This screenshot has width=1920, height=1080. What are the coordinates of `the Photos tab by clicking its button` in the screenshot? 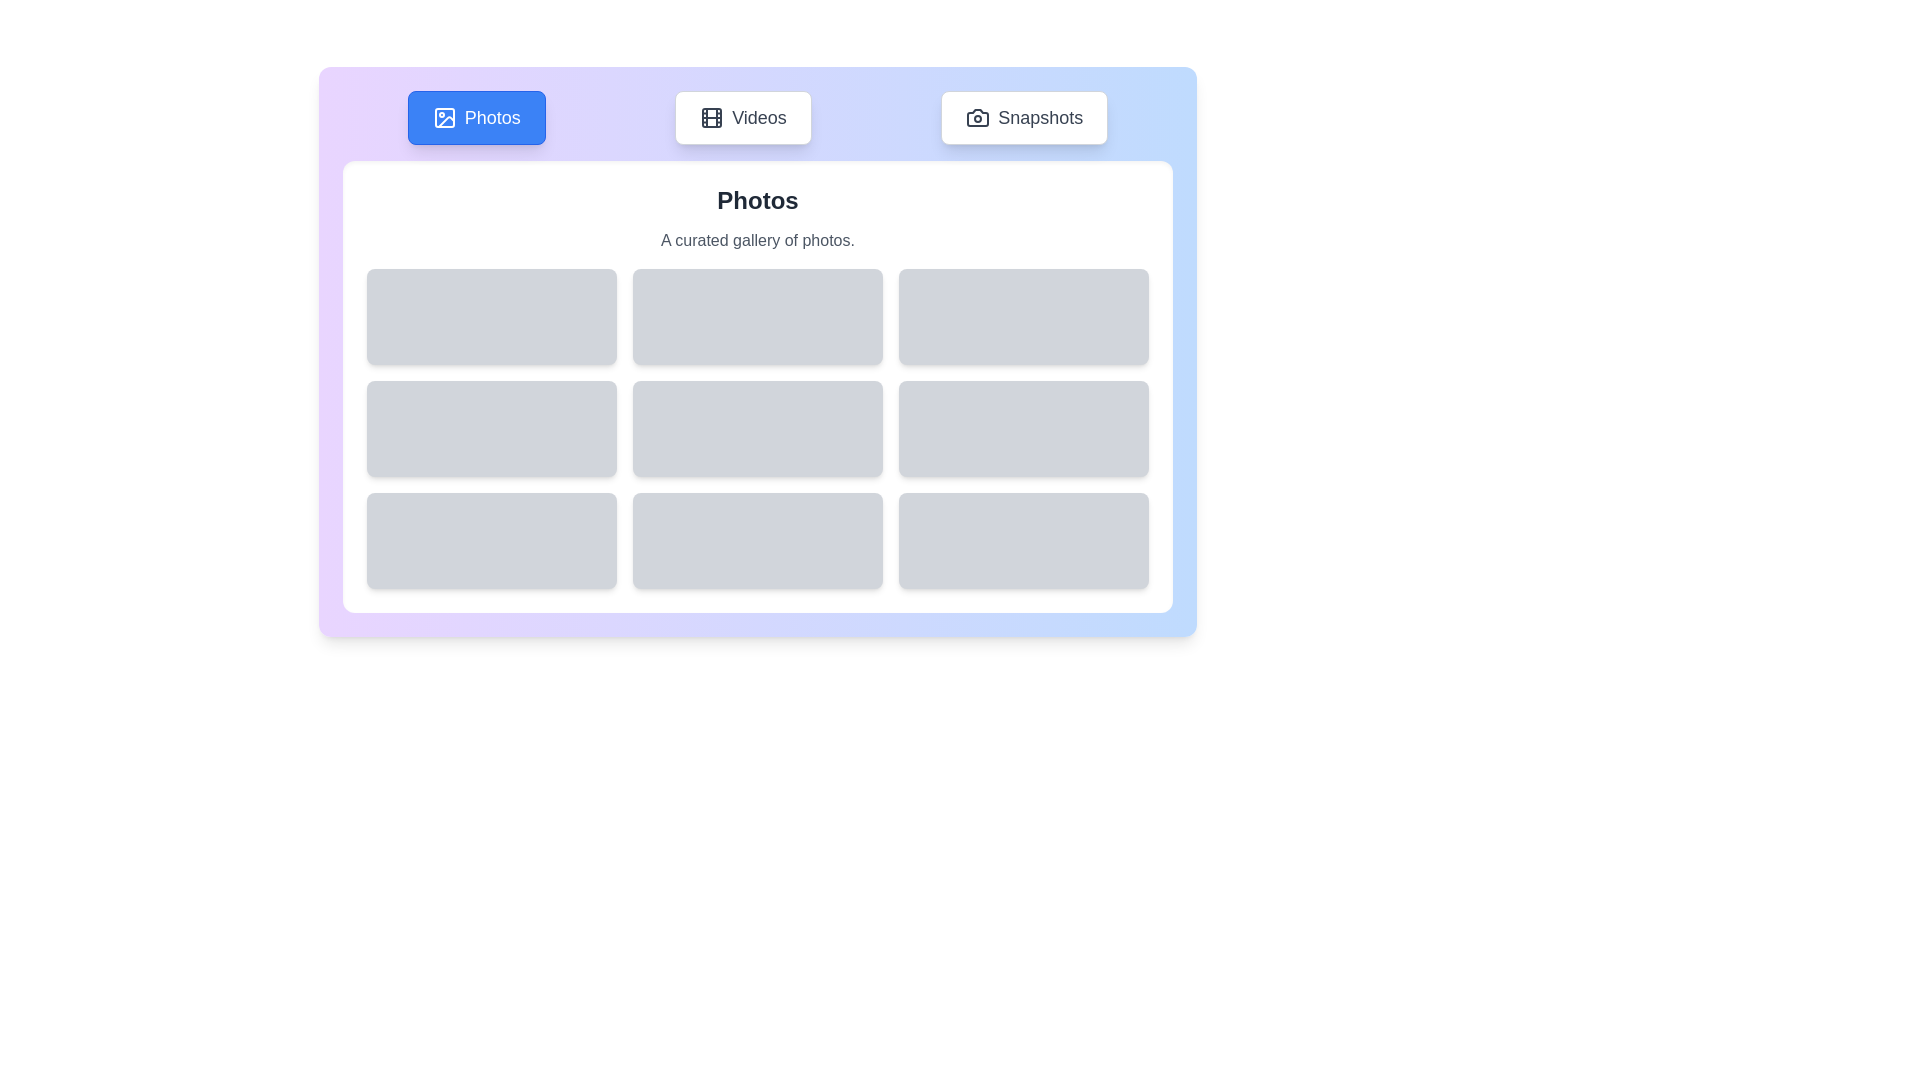 It's located at (475, 118).